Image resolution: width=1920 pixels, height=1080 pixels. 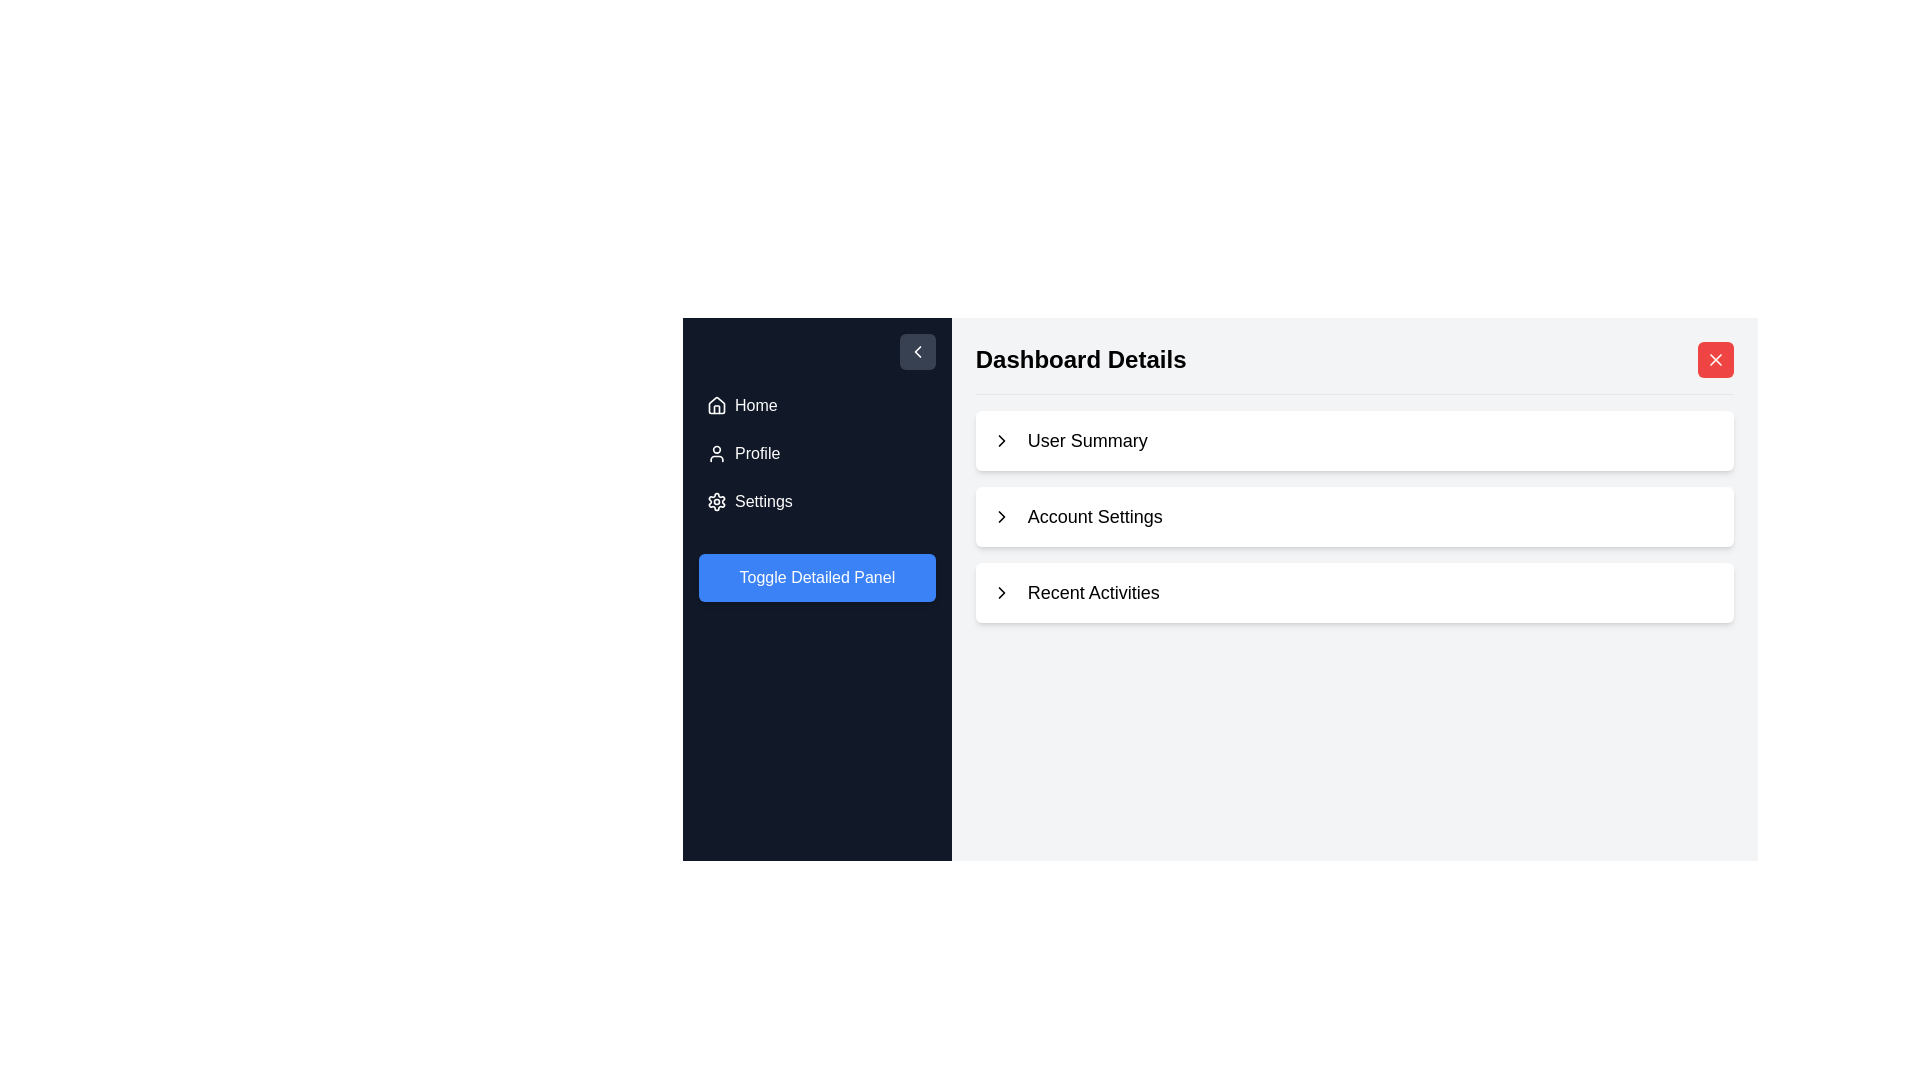 I want to click on 'Account Settings' text label located in the second section of the dashboard detail menu, positioned between 'User Summary' and 'Recent Activities', so click(x=1094, y=515).